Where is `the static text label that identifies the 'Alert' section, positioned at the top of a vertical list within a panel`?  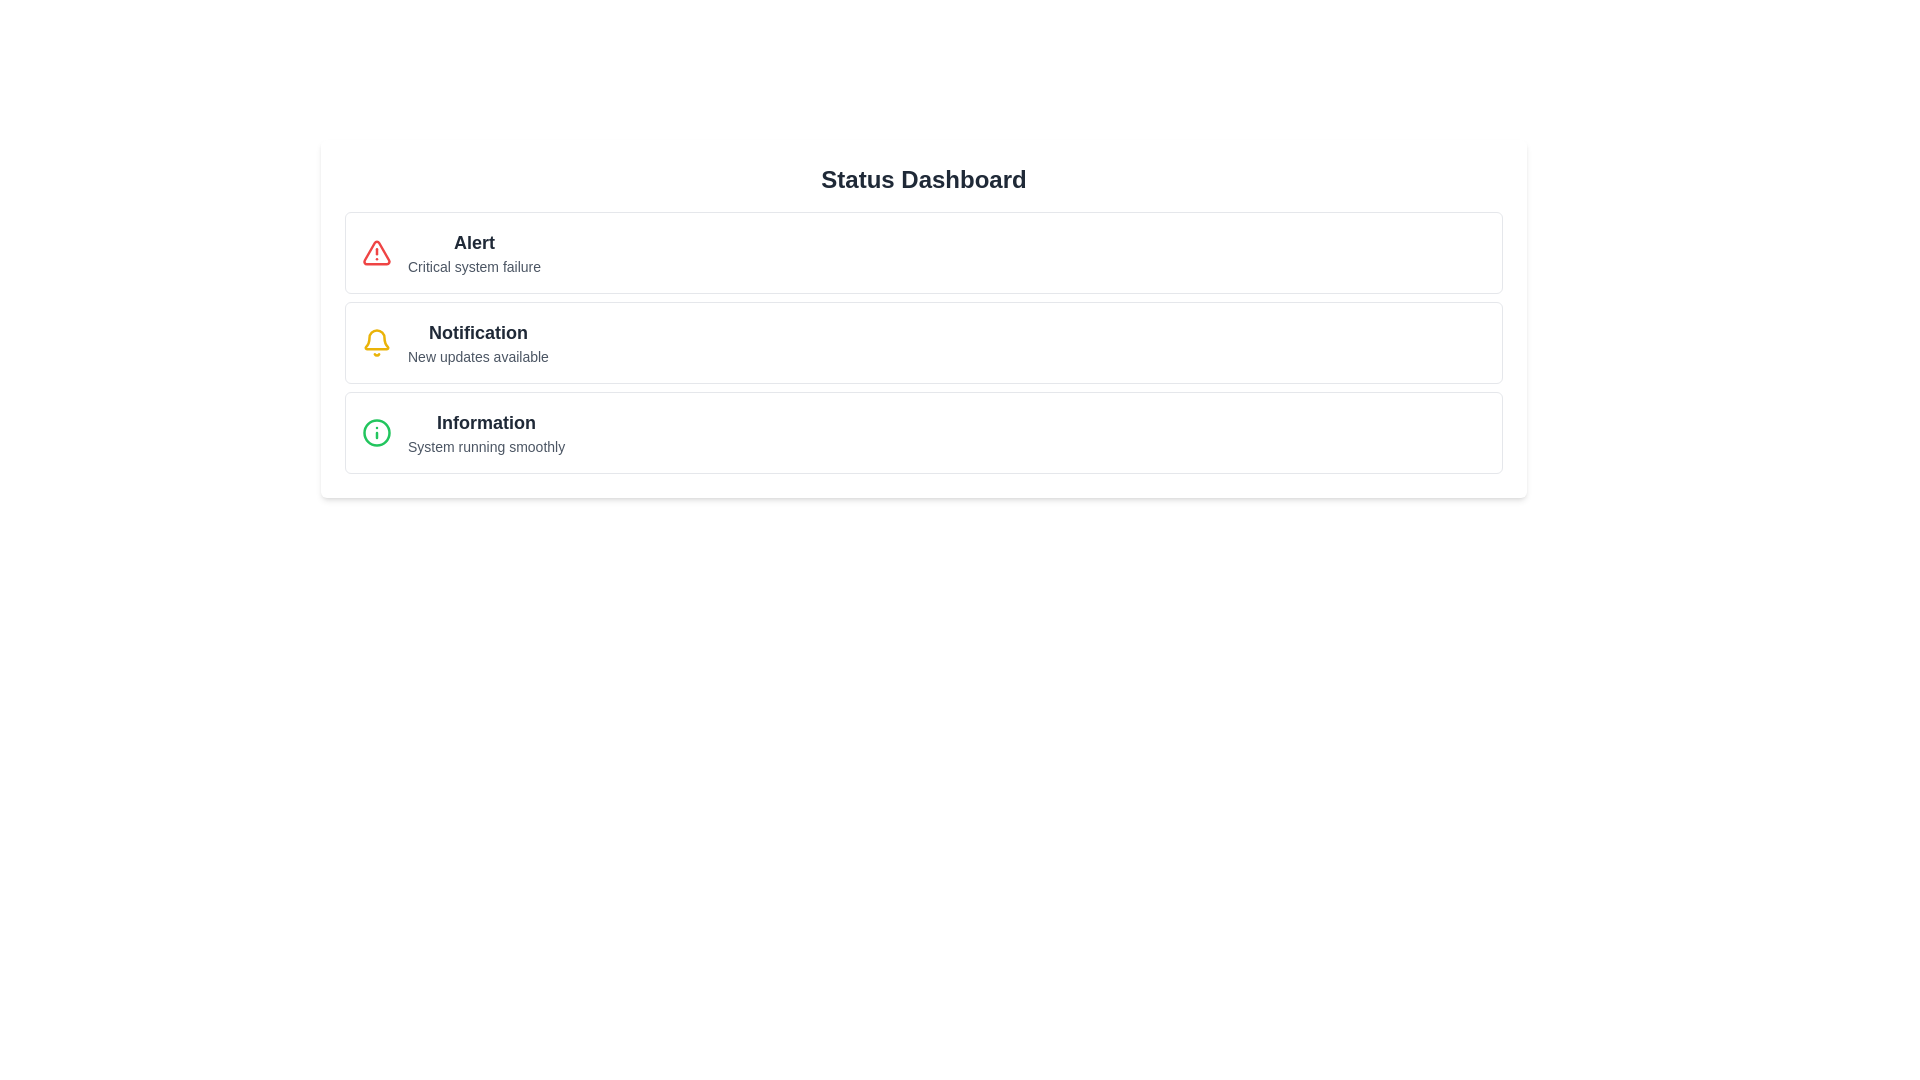 the static text label that identifies the 'Alert' section, positioned at the top of a vertical list within a panel is located at coordinates (473, 242).